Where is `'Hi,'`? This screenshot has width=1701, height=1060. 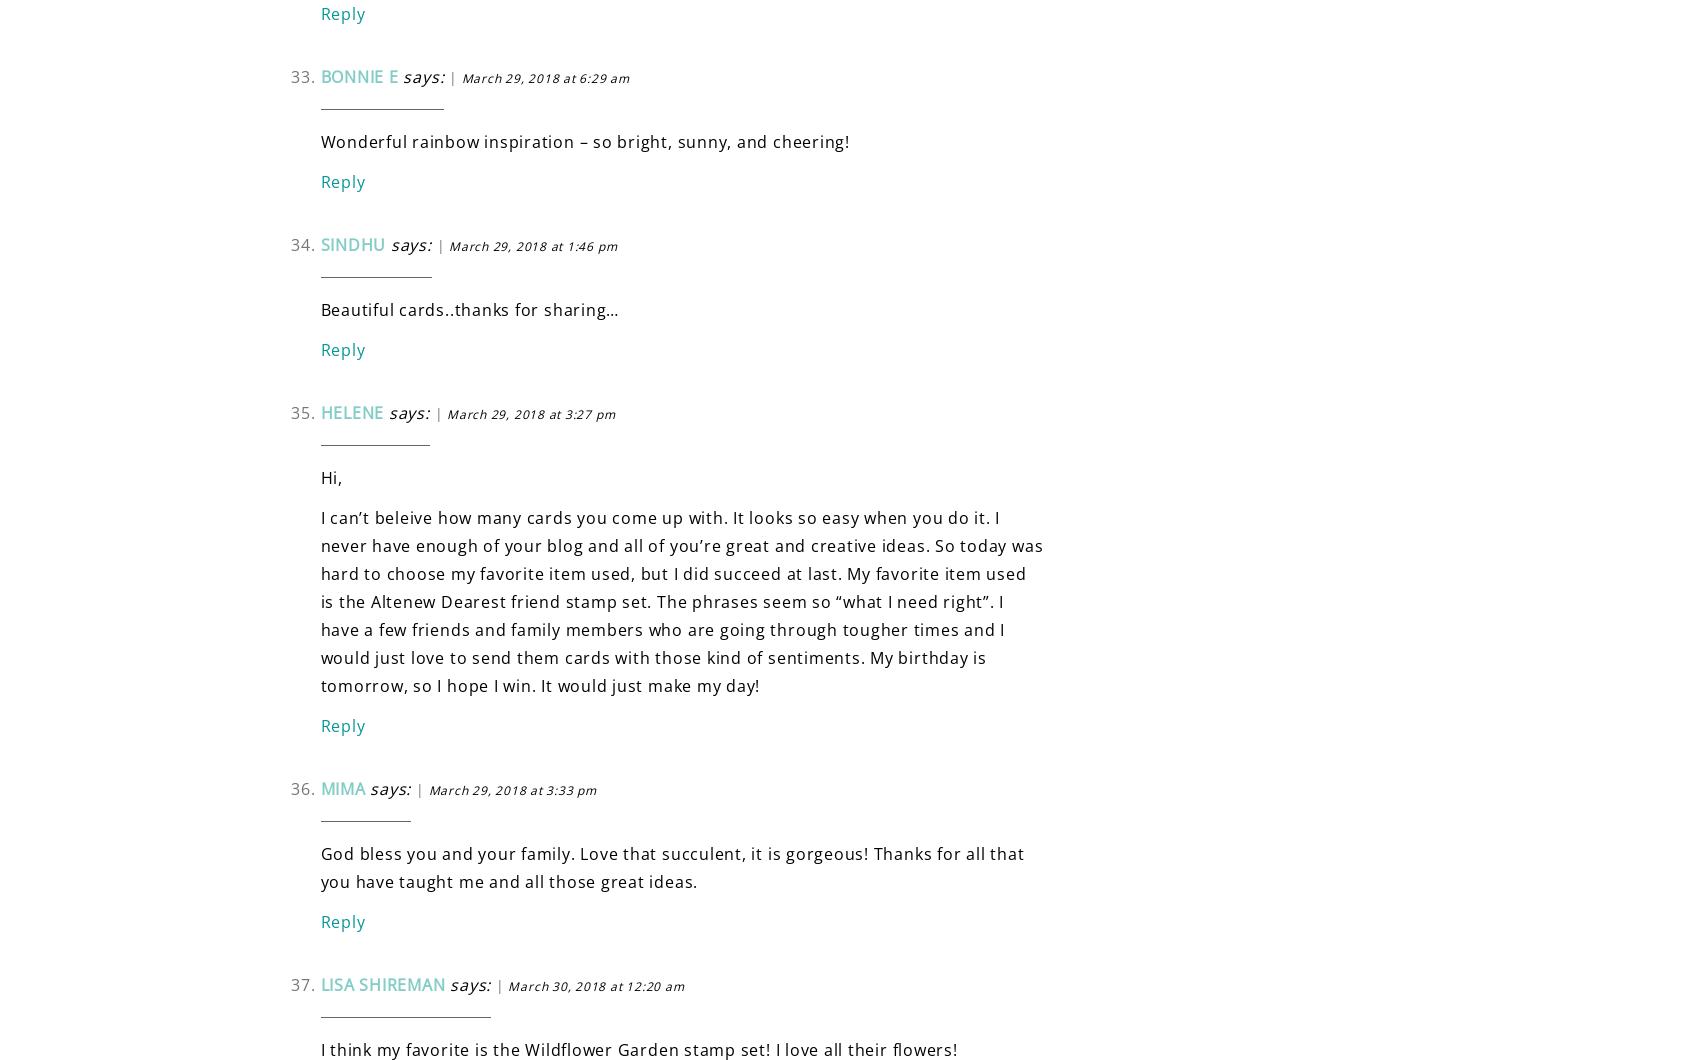 'Hi,' is located at coordinates (319, 476).